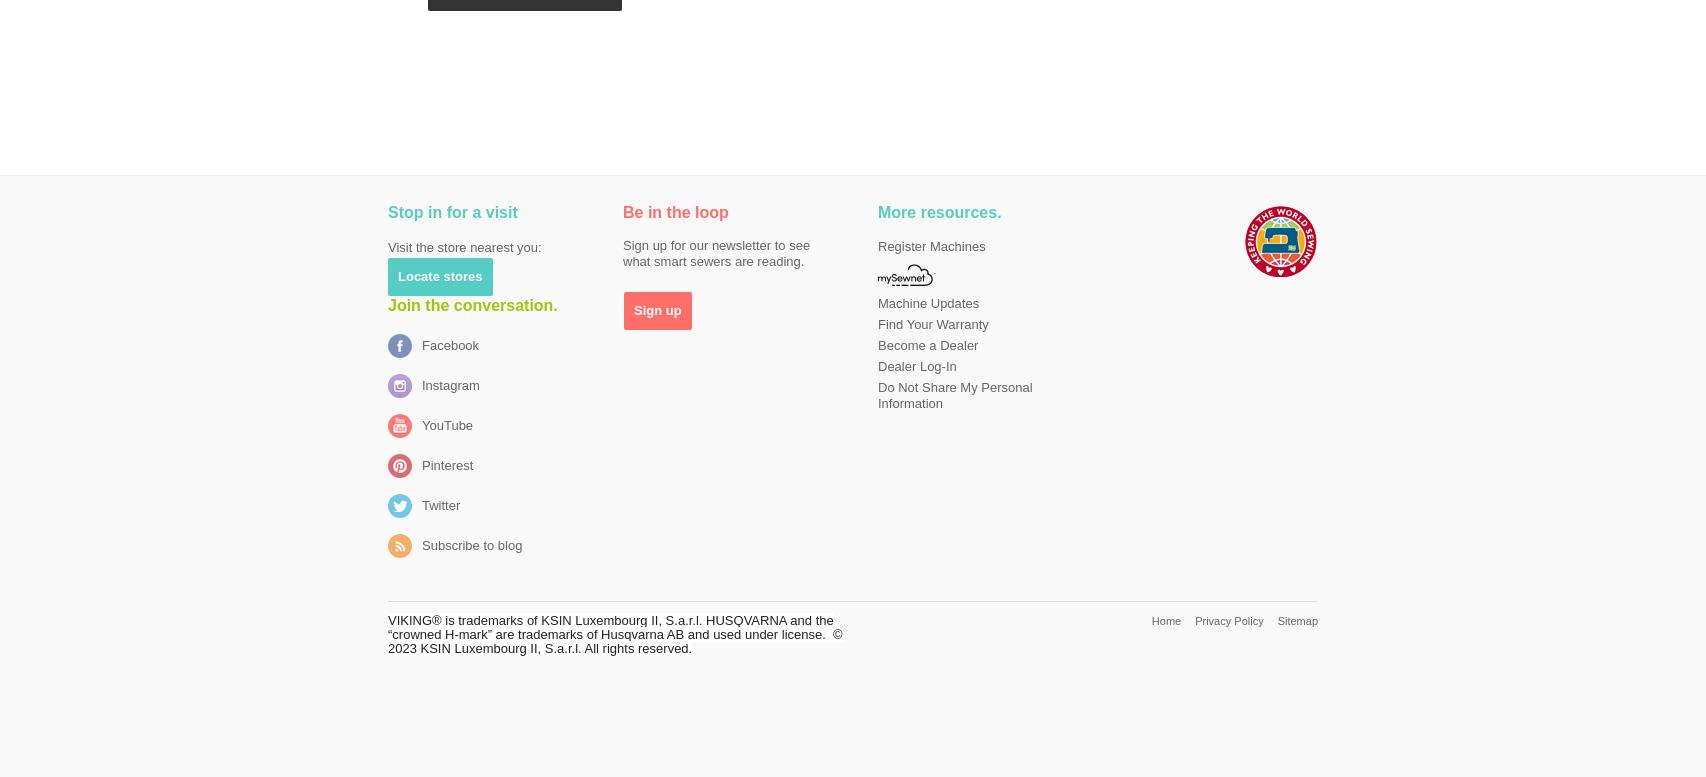 This screenshot has width=1706, height=777. What do you see at coordinates (451, 211) in the screenshot?
I see `'Stop in for a visit'` at bounding box center [451, 211].